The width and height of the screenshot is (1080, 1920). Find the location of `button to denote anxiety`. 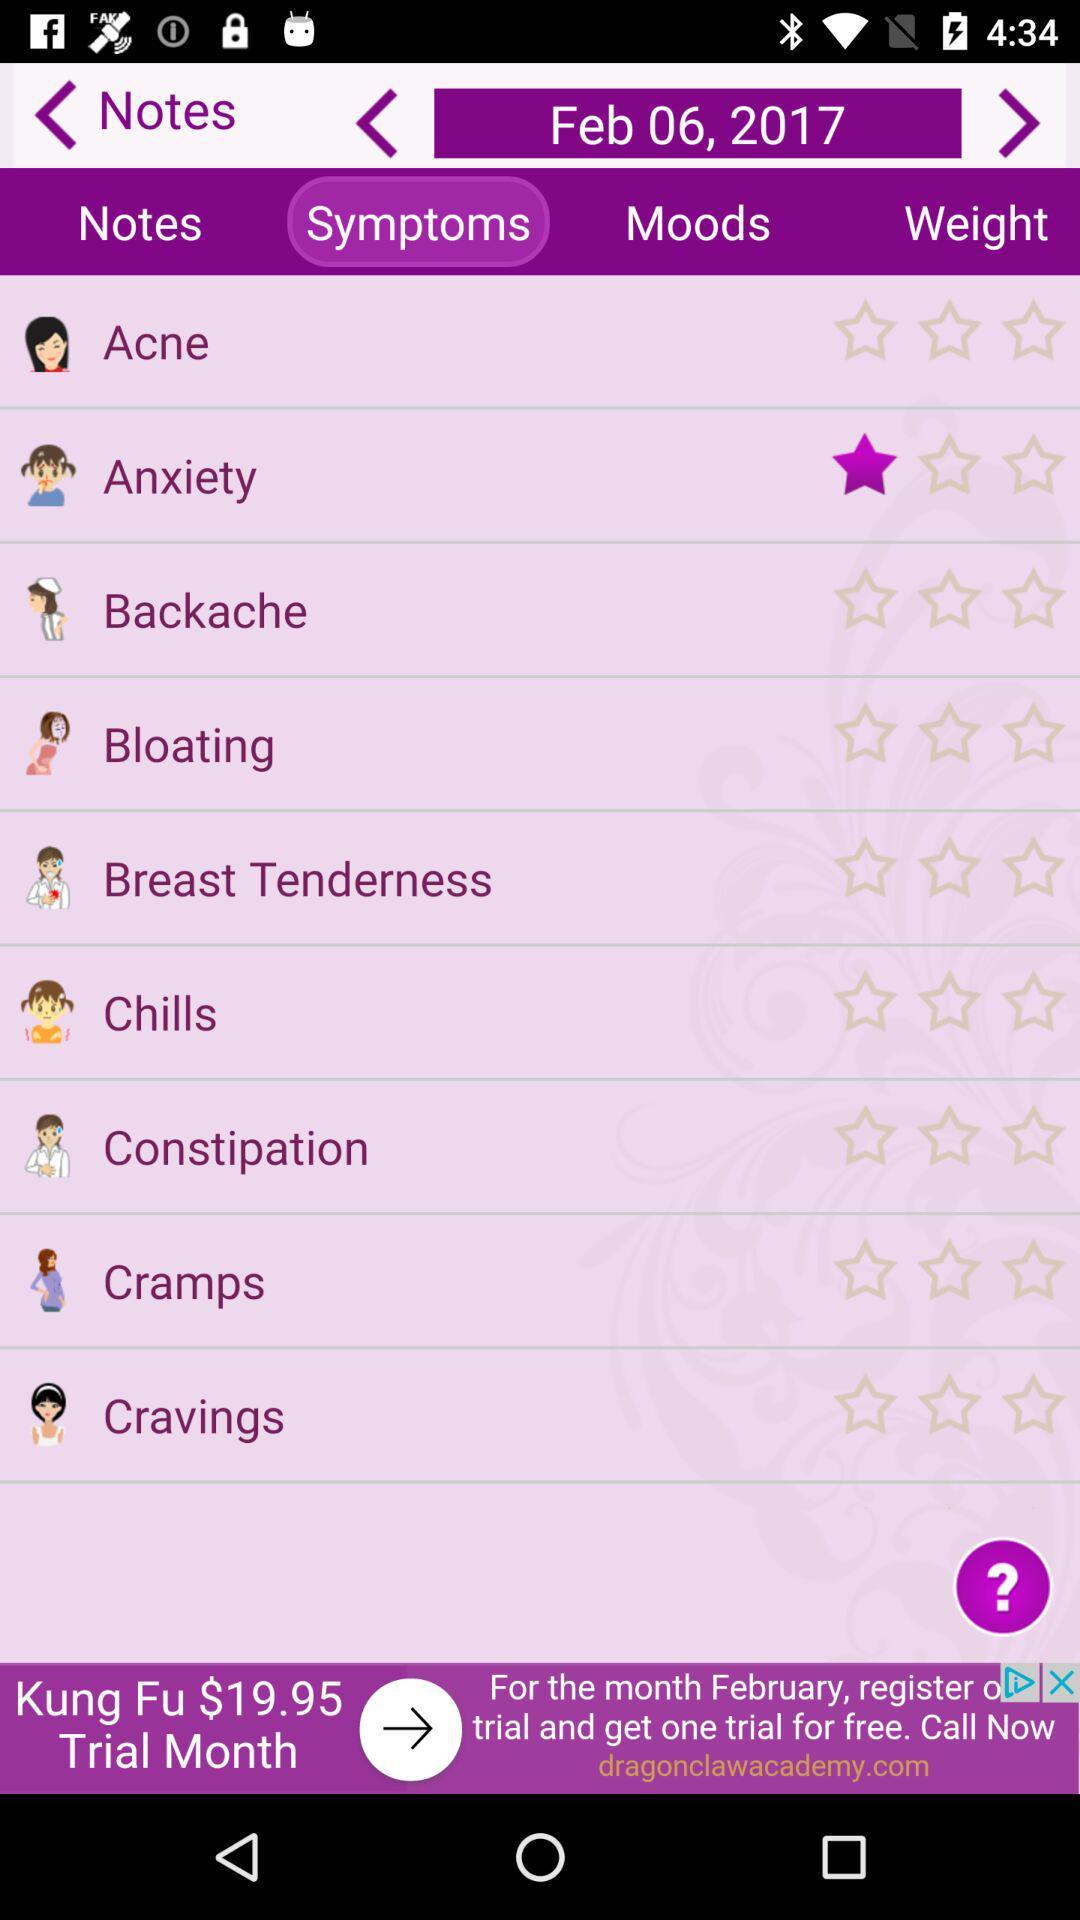

button to denote anxiety is located at coordinates (46, 473).